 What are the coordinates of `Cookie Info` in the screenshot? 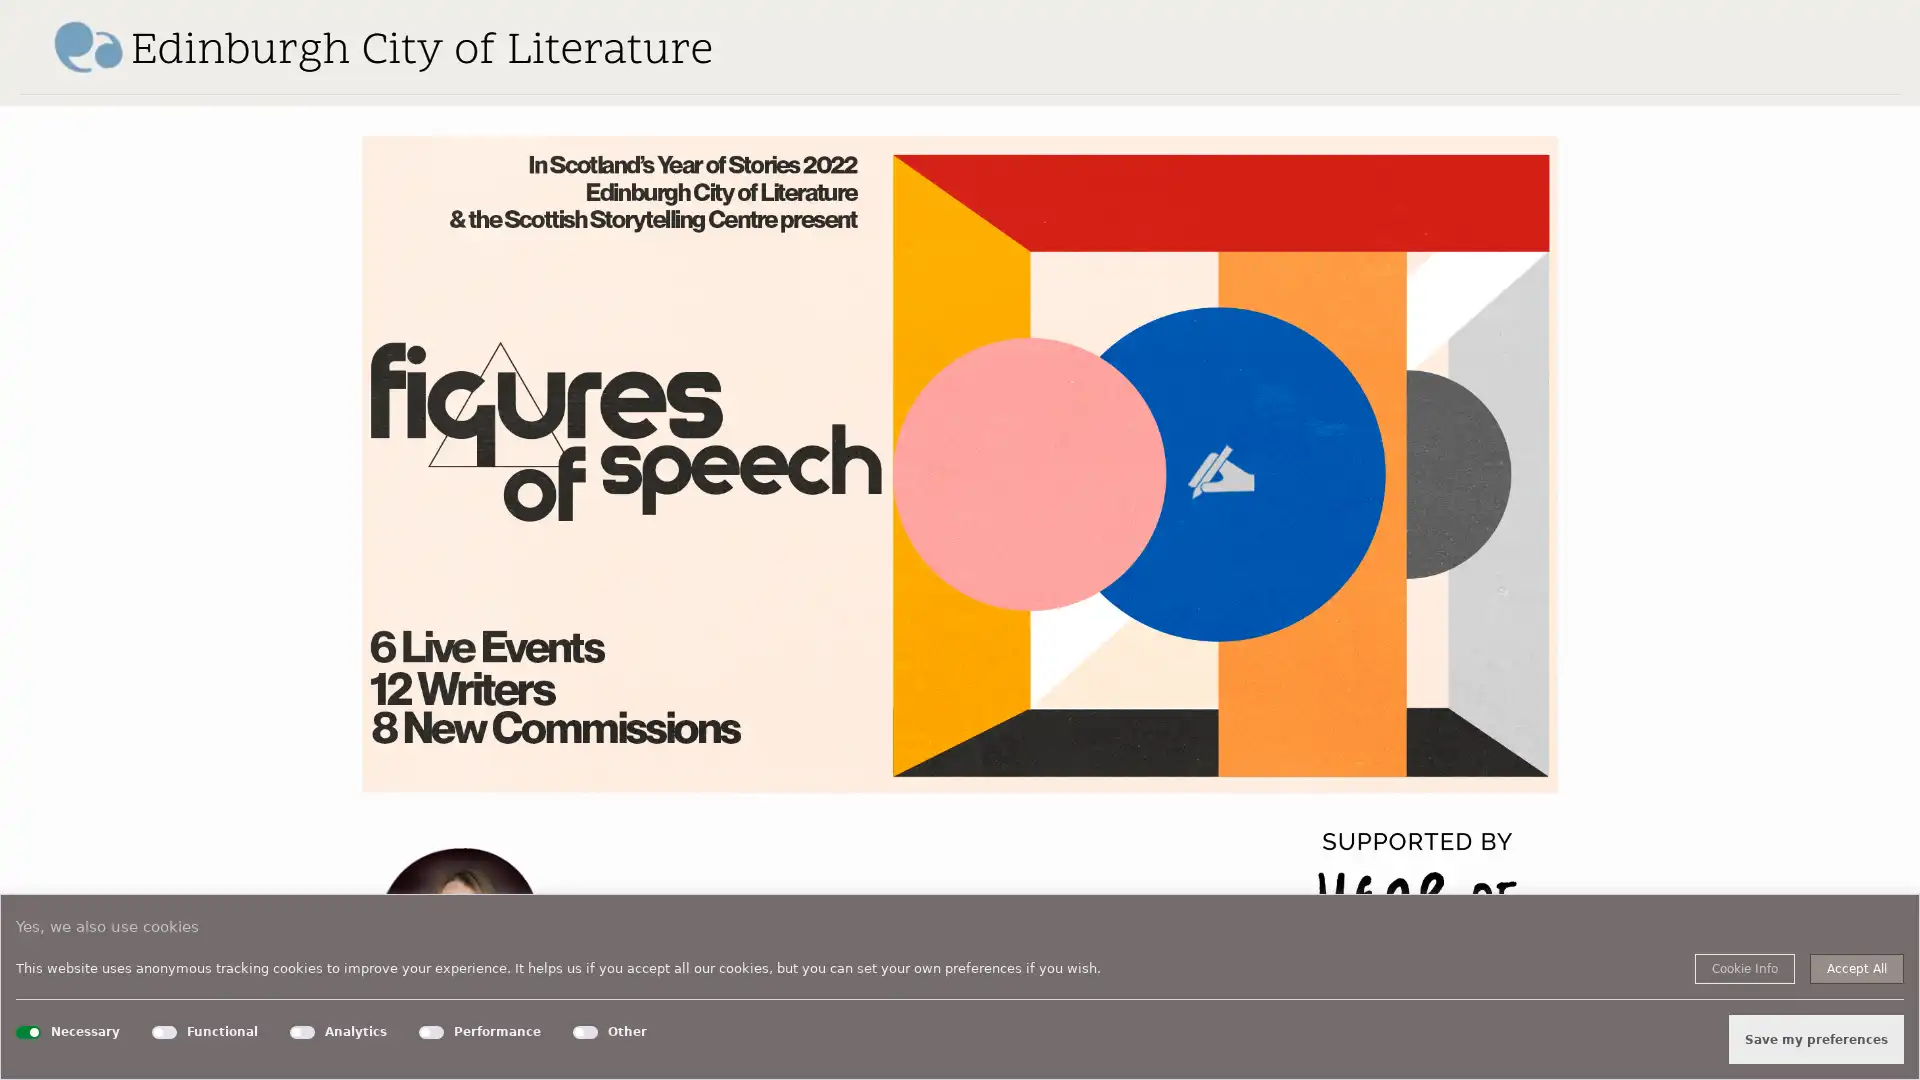 It's located at (1744, 967).